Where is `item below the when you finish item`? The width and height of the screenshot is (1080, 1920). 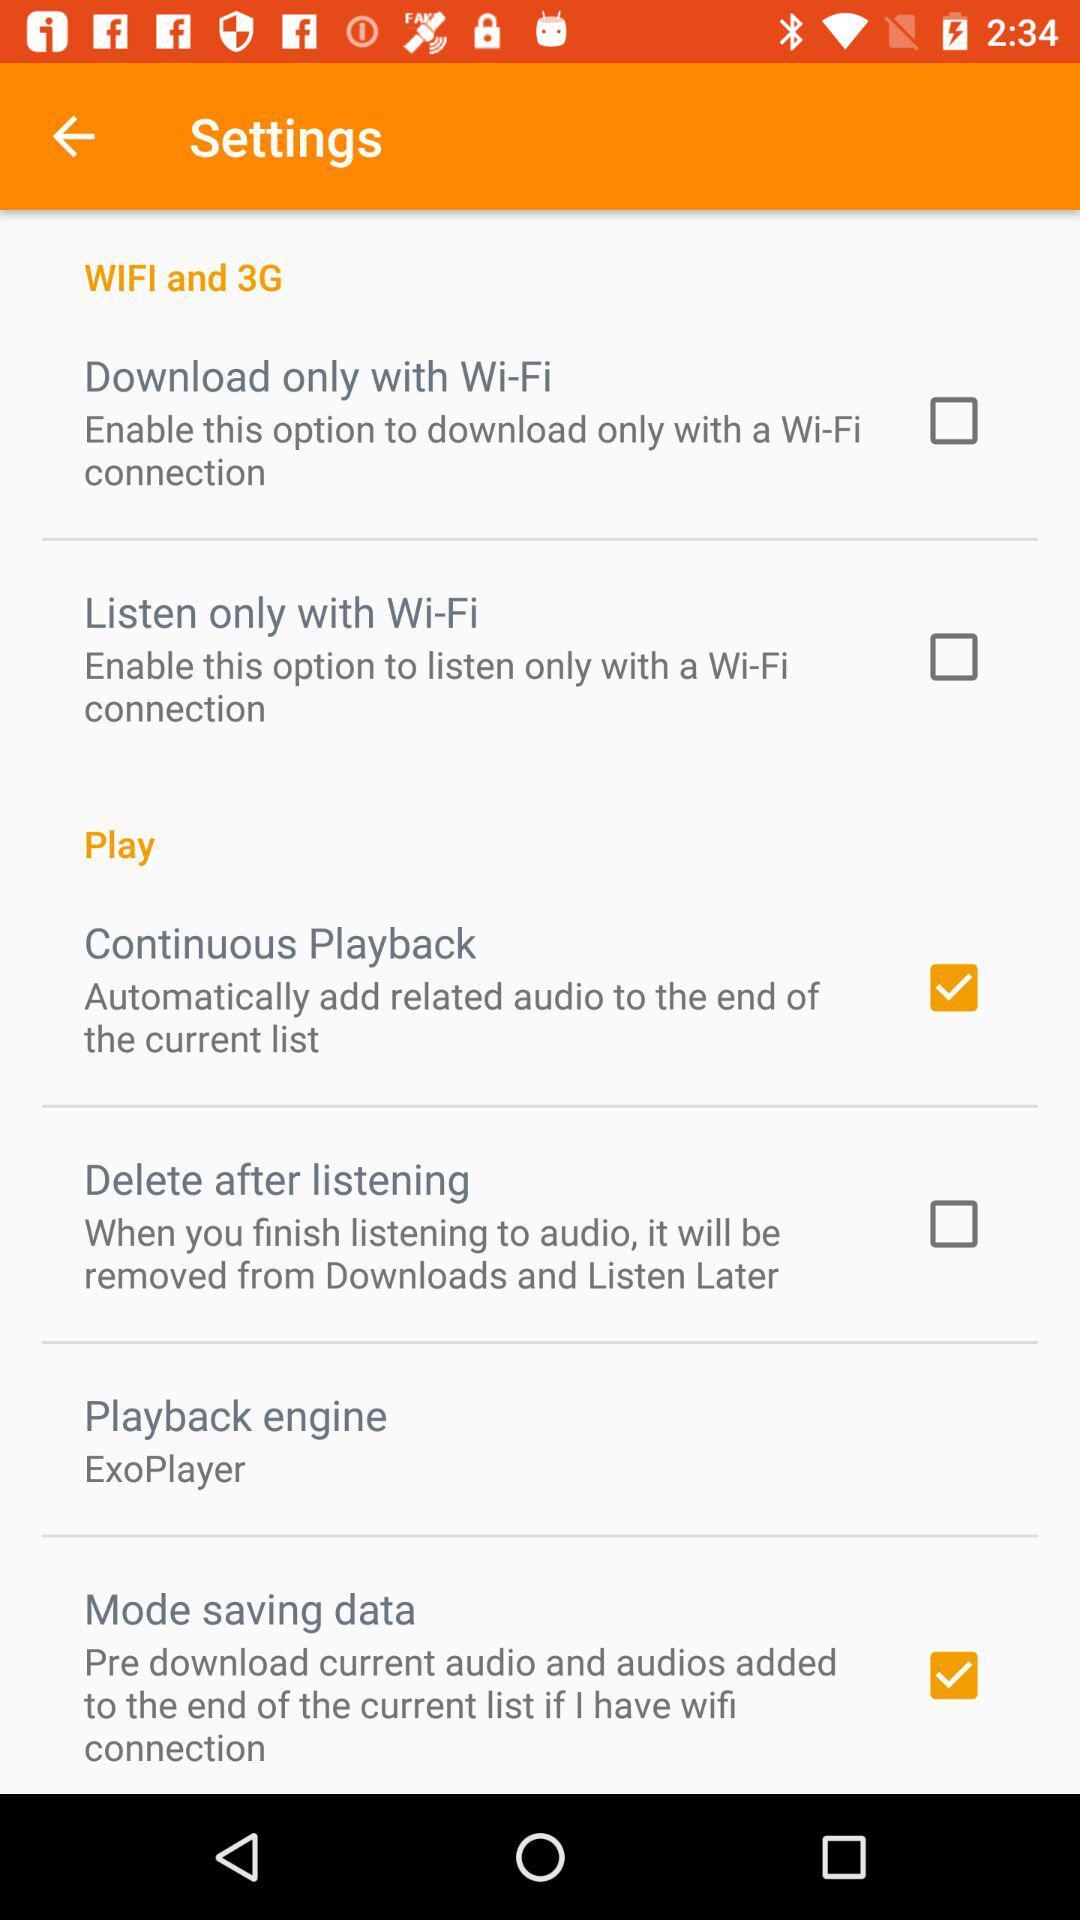 item below the when you finish item is located at coordinates (234, 1413).